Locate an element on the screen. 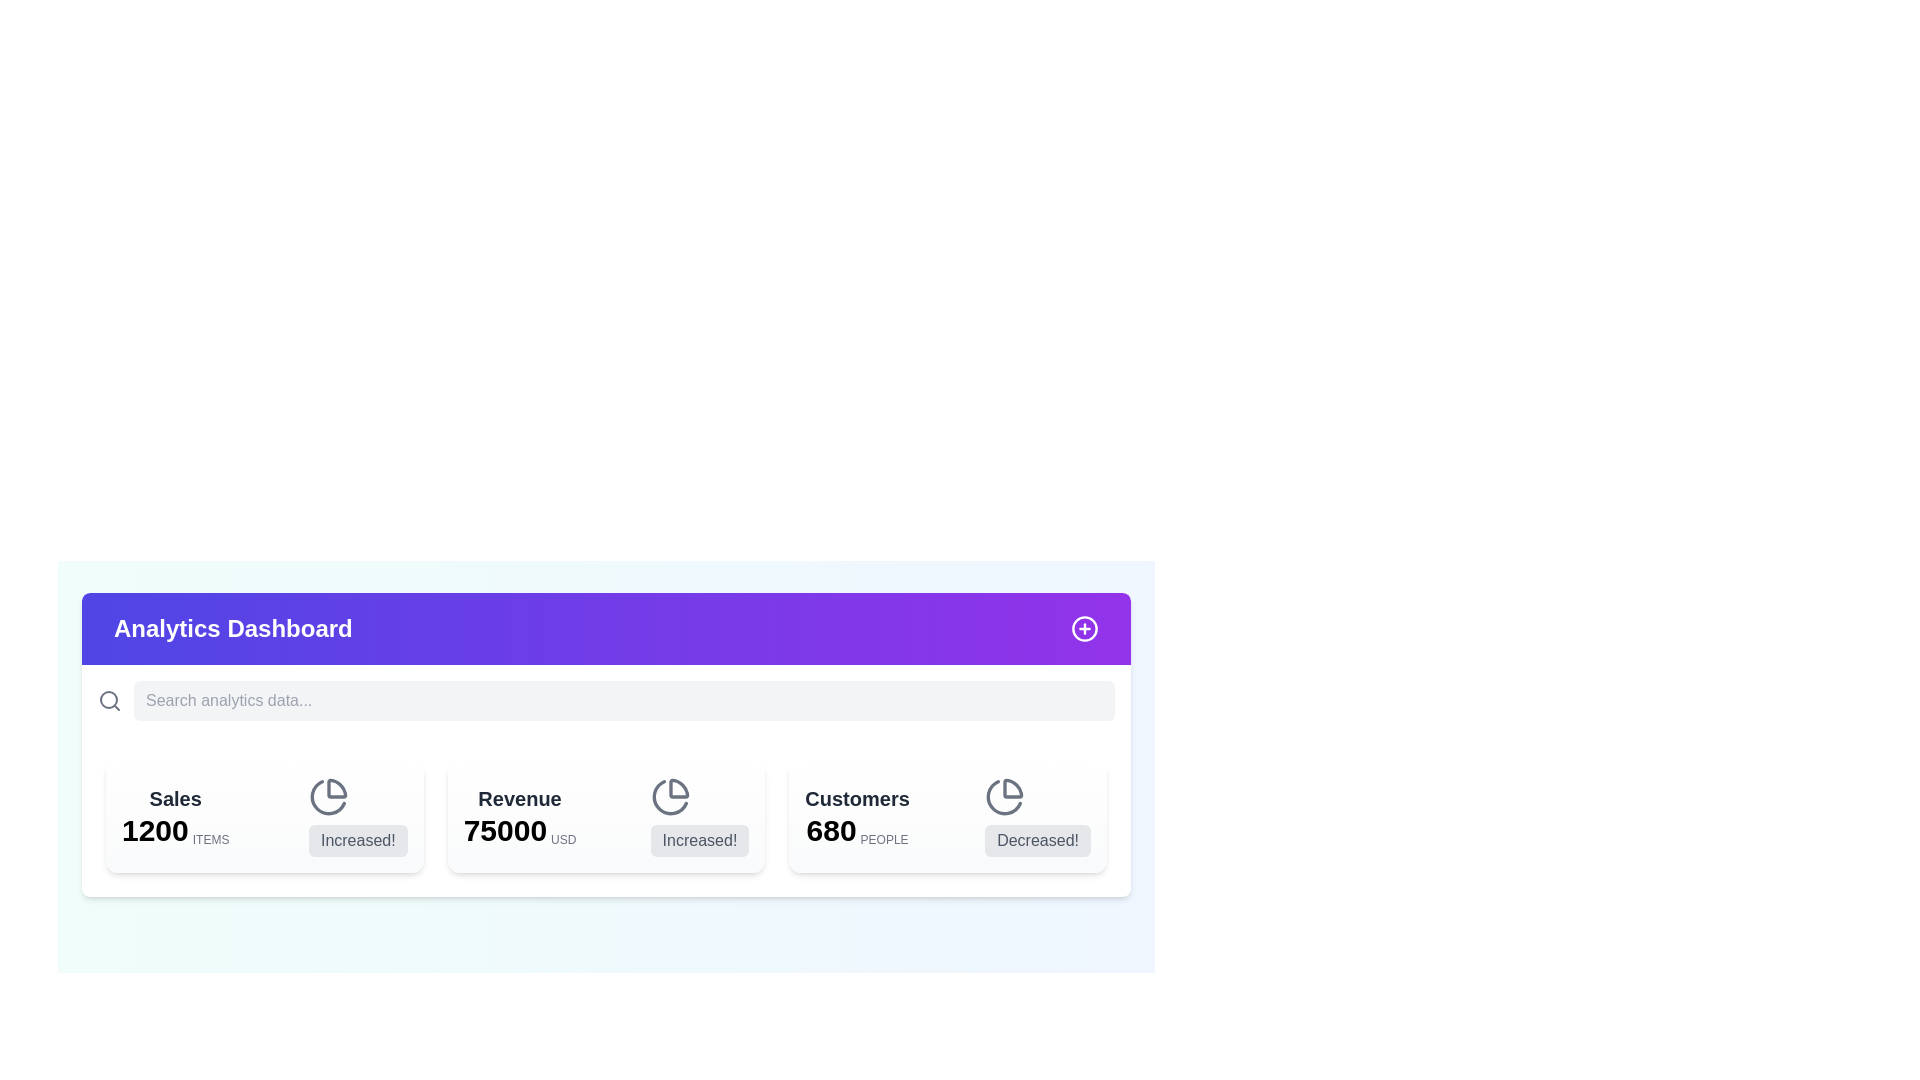  the action button located on the right-hand side of the 'Analytics Dashboard' header is located at coordinates (1083, 627).